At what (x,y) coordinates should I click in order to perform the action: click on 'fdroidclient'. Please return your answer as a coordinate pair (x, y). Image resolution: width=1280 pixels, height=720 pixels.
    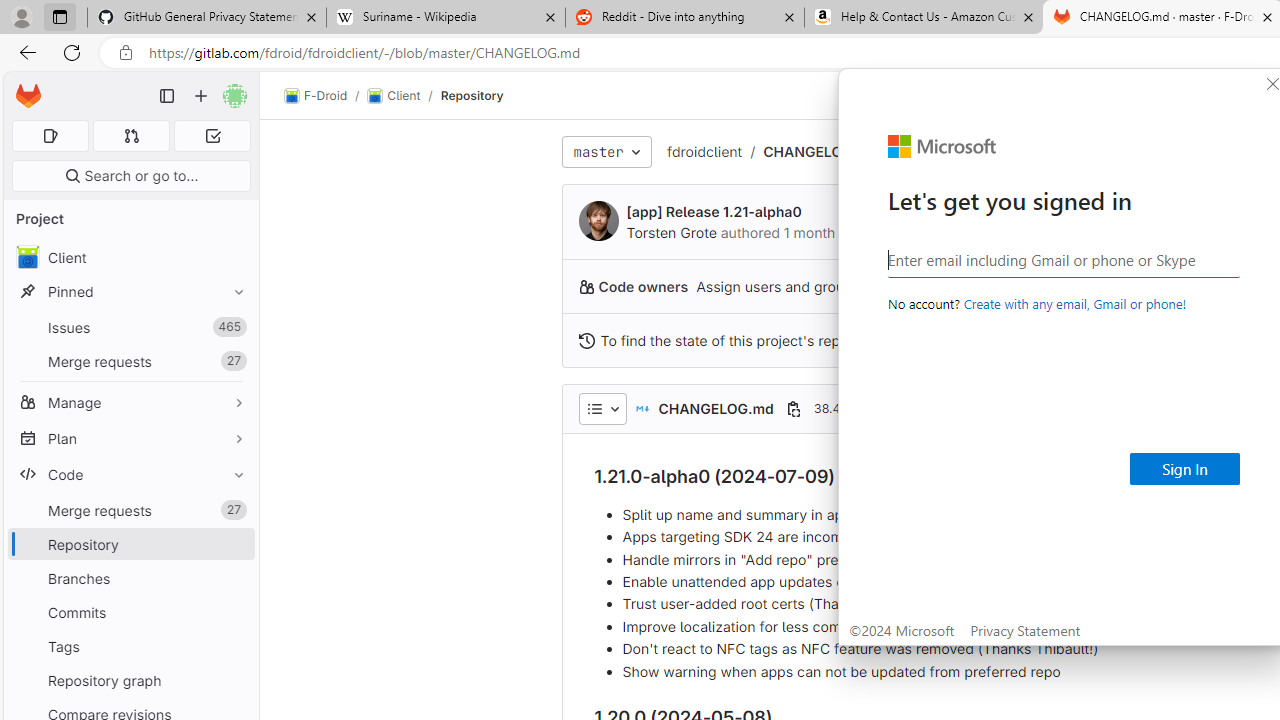
    Looking at the image, I should click on (704, 150).